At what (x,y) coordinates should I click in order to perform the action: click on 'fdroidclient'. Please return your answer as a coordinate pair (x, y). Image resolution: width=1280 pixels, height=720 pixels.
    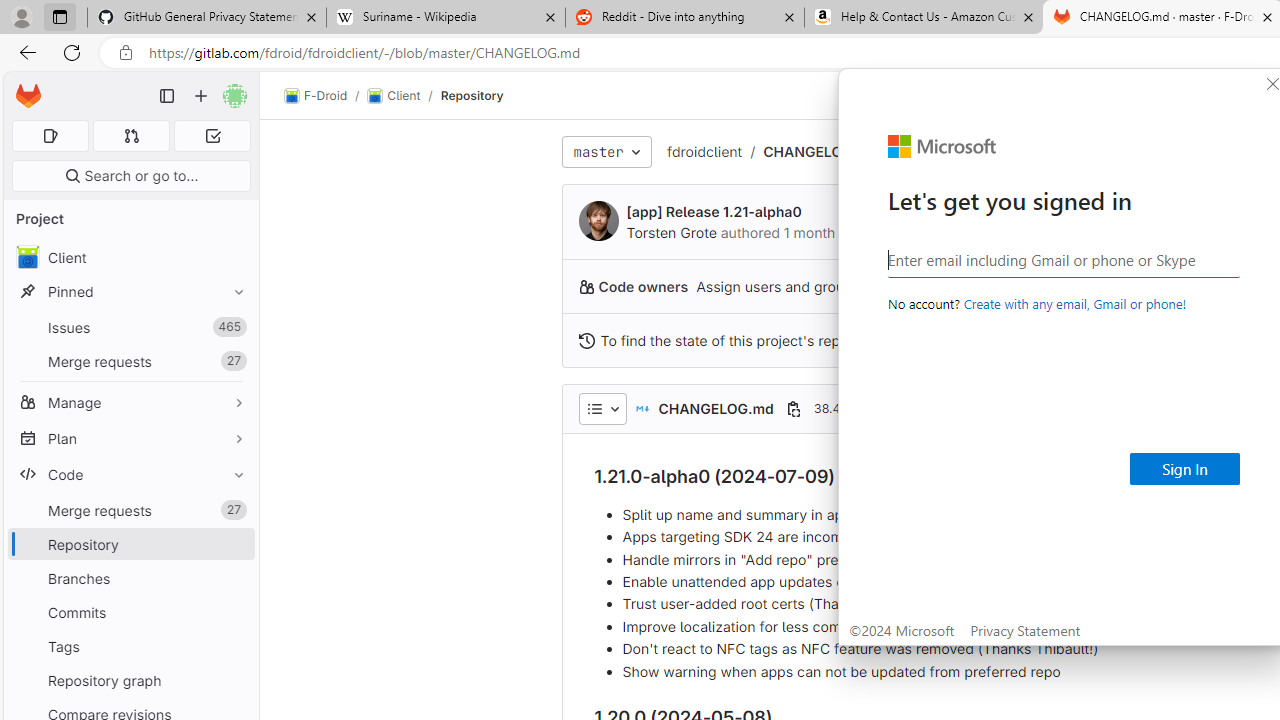
    Looking at the image, I should click on (704, 150).